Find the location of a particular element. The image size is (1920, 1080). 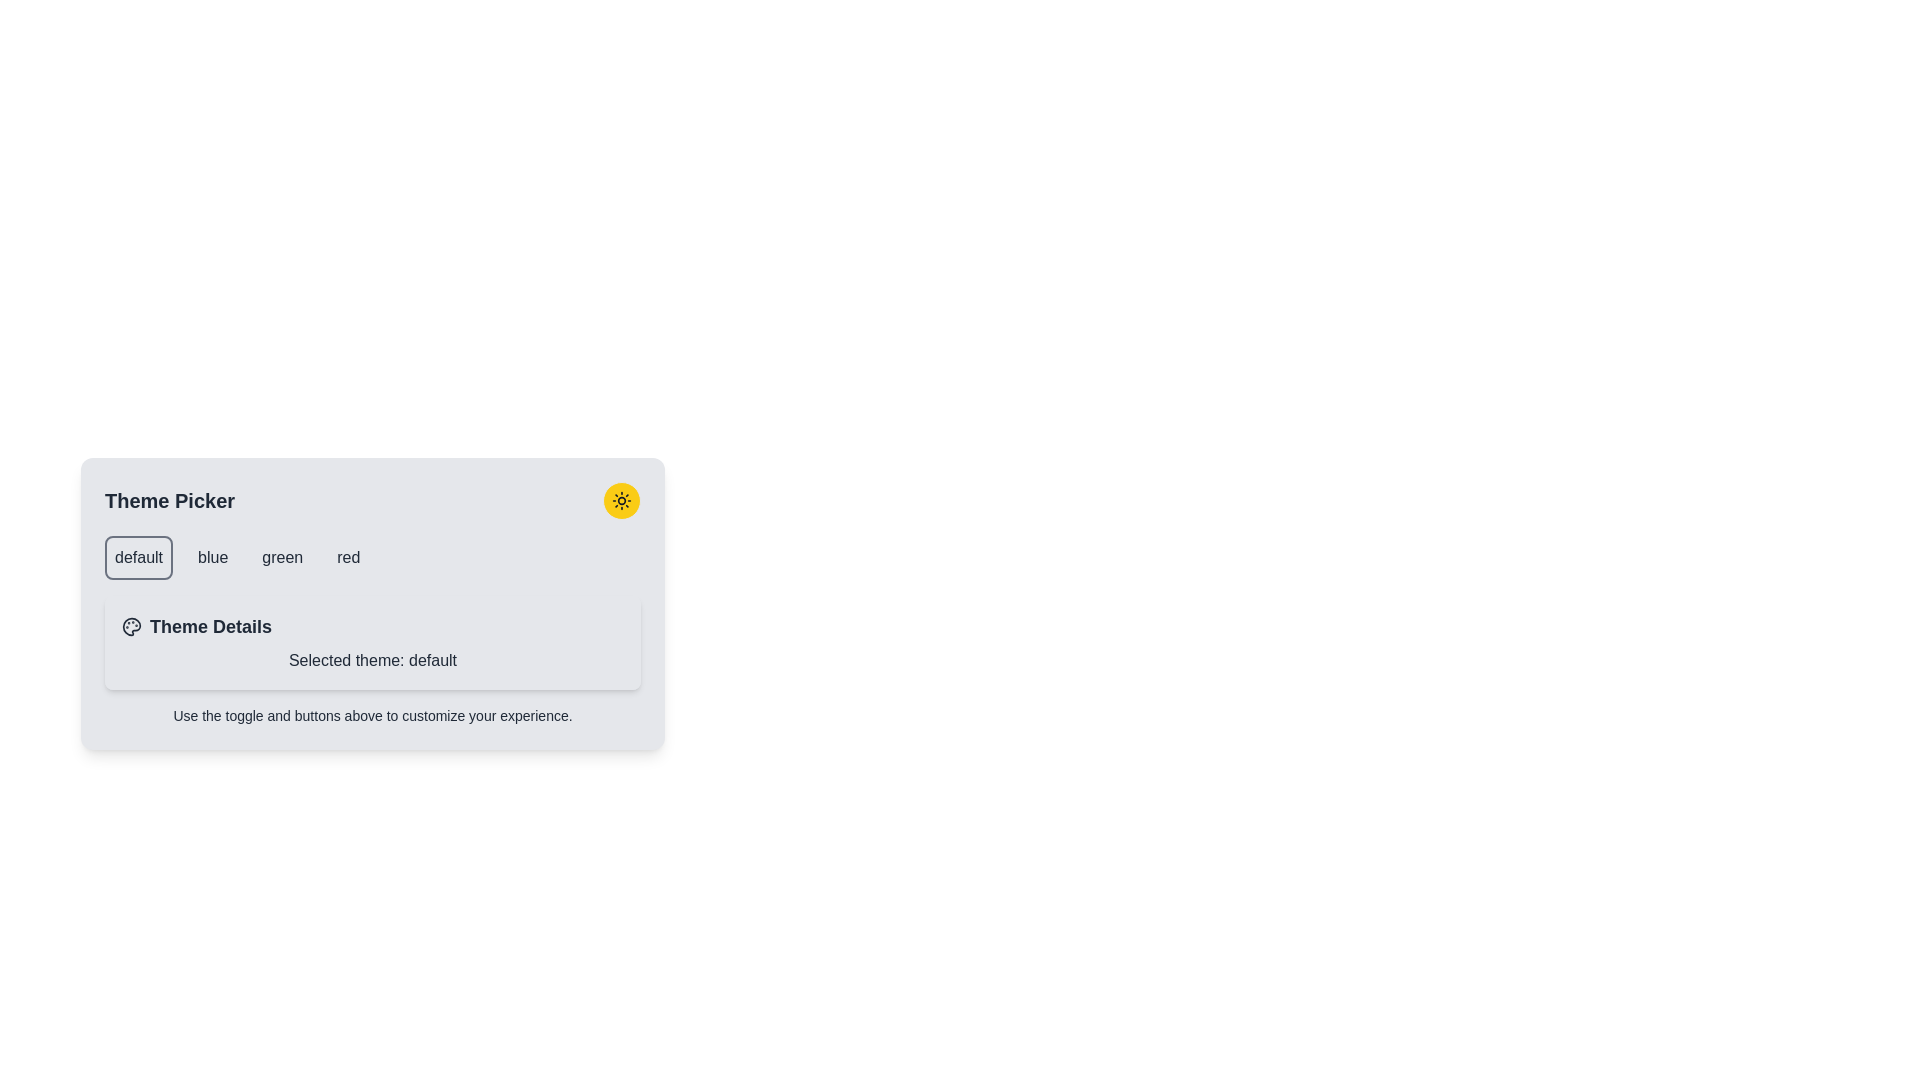

the button group in the Theme Picker card is located at coordinates (373, 558).